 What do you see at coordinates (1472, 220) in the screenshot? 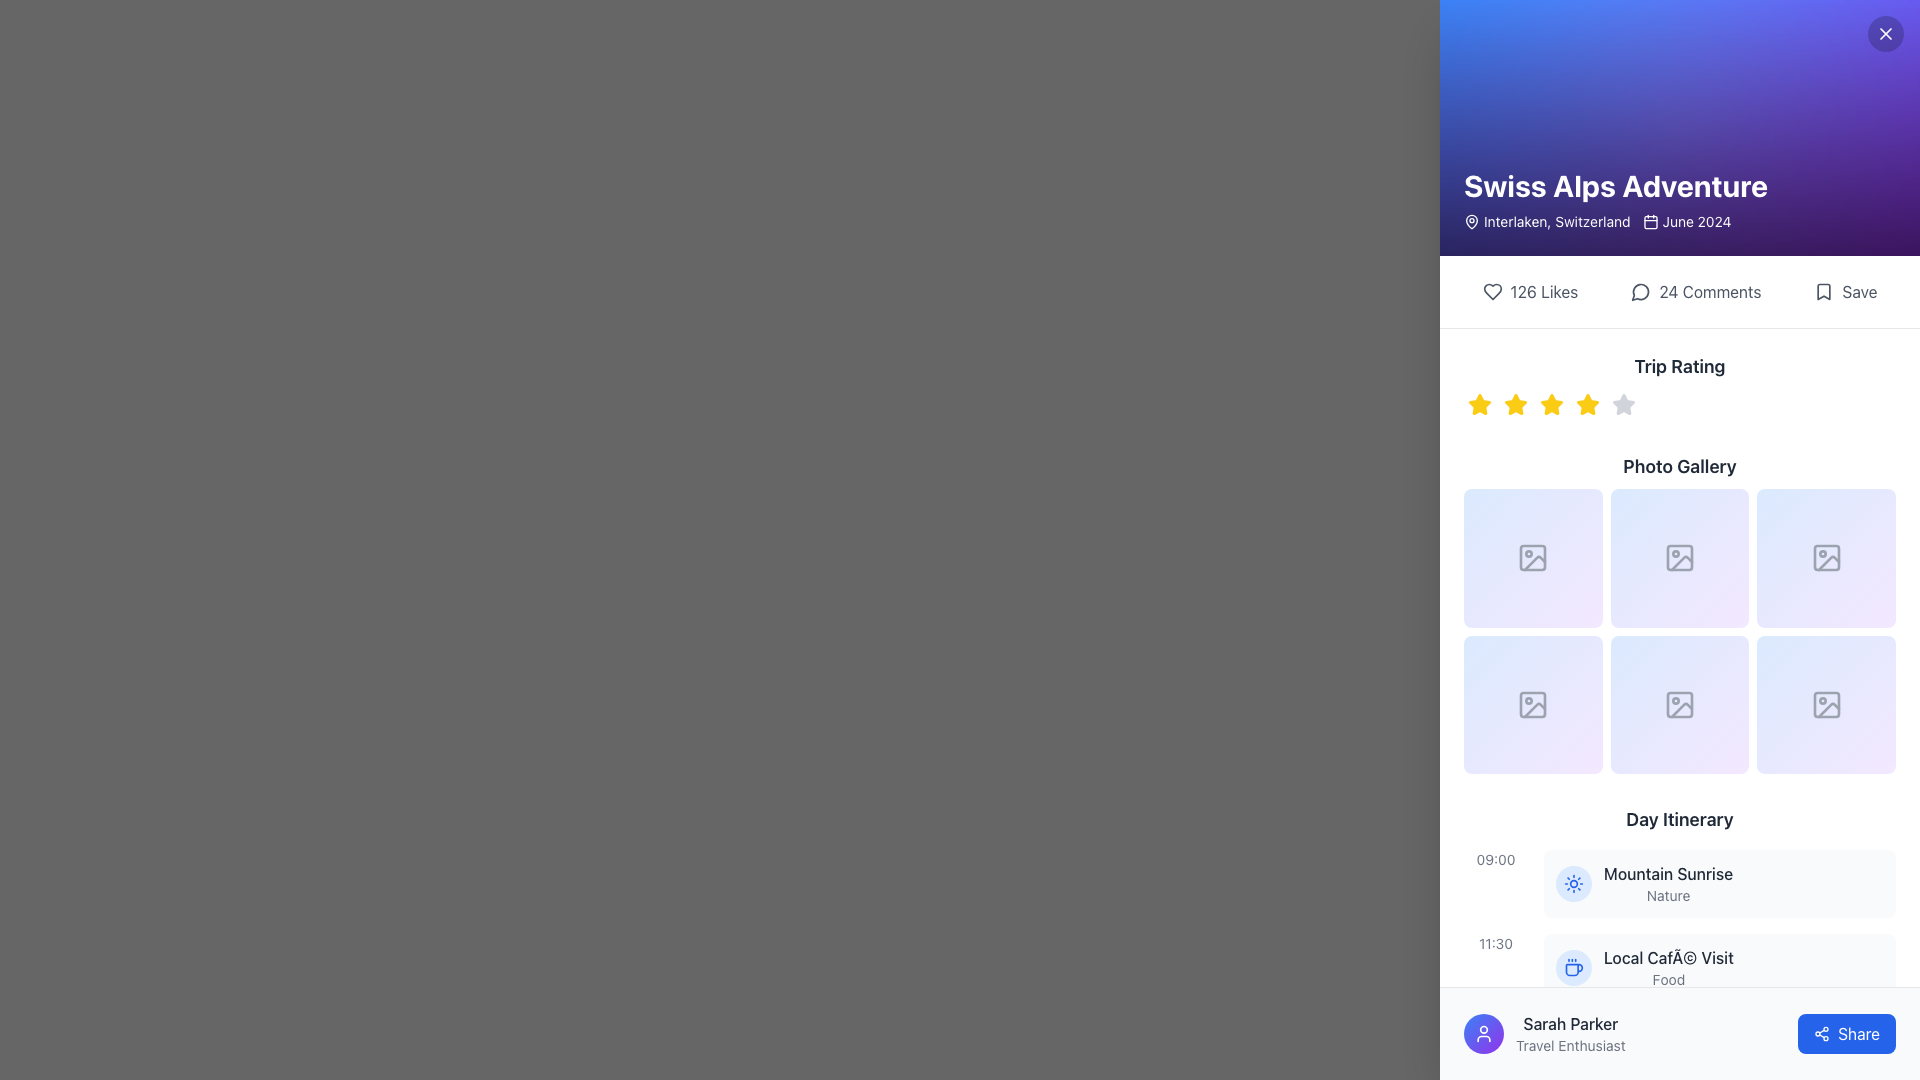
I see `the Map Pin Icon located near the top left corner of the right pane, just to the left of the text 'Interlaken, Switzerland'` at bounding box center [1472, 220].